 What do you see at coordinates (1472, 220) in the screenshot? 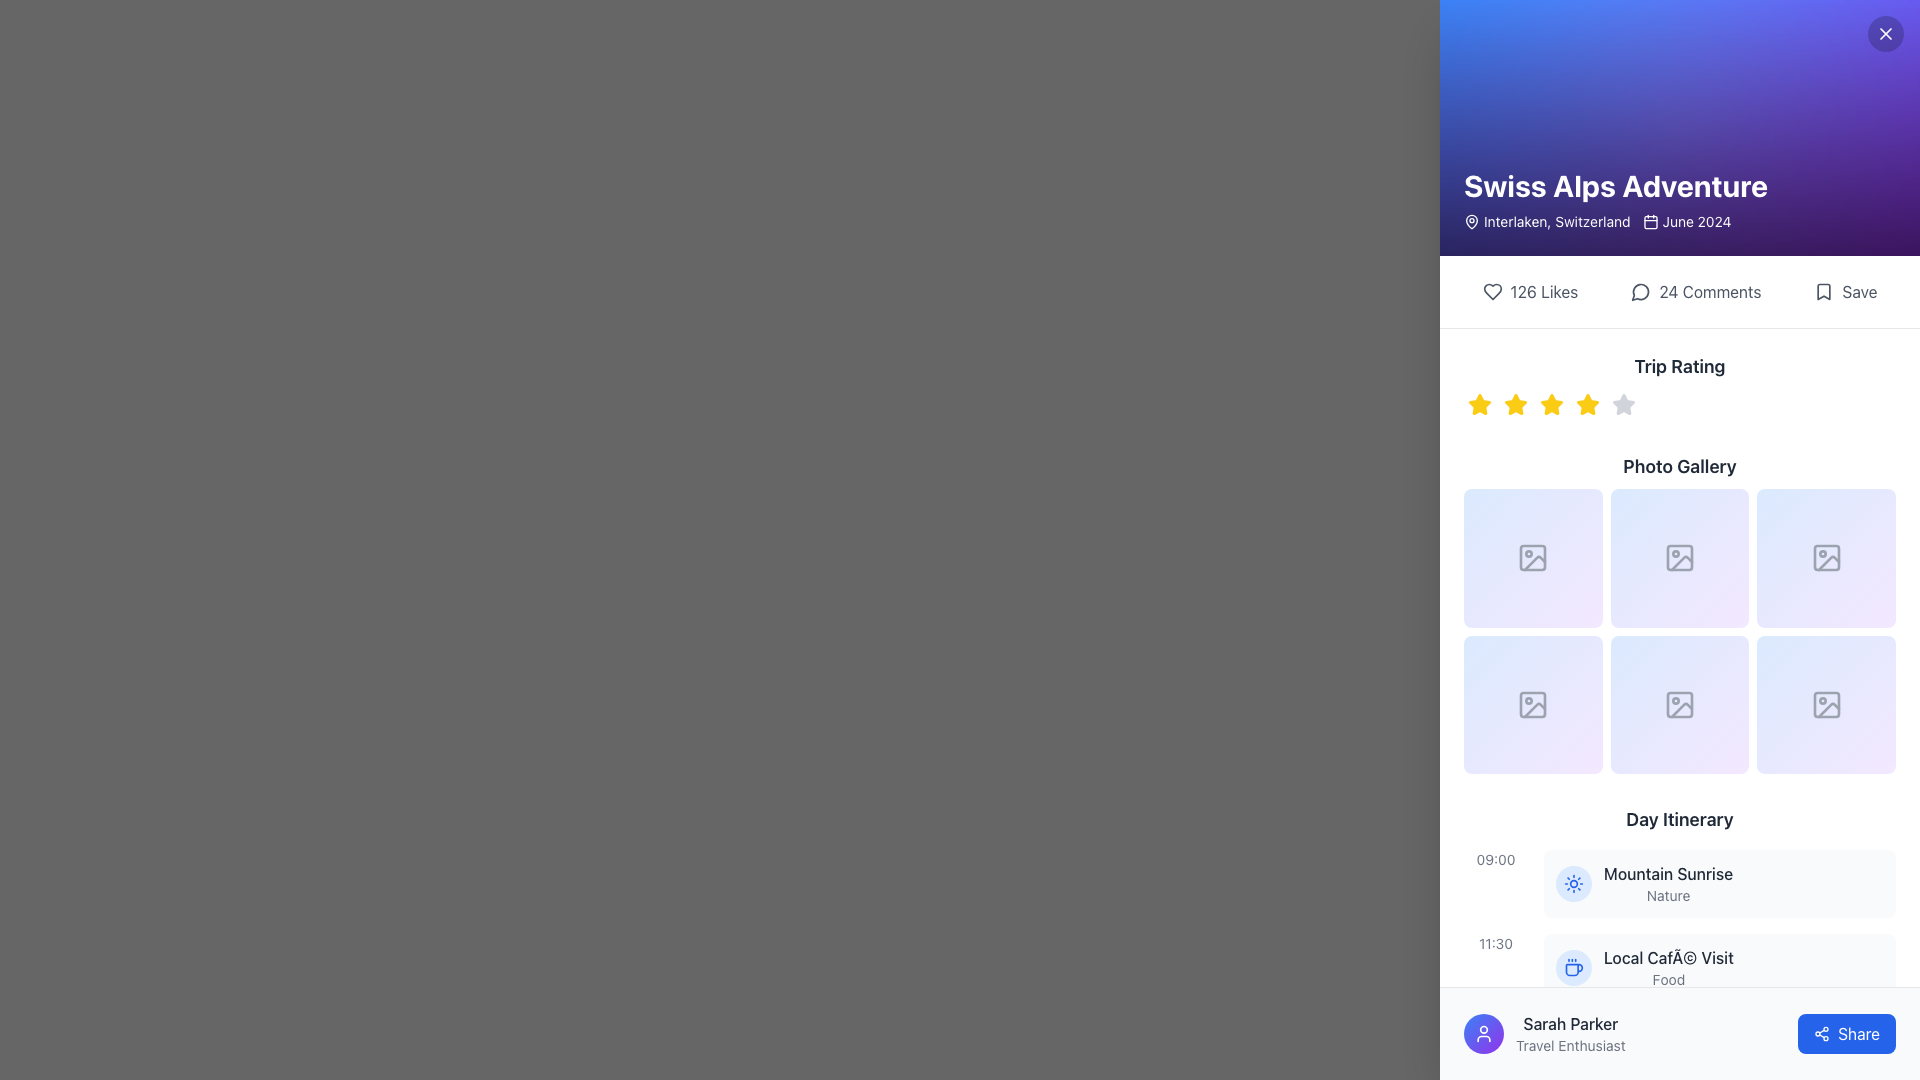
I see `the Map Pin Icon located near the top left corner of the right pane, just to the left of the text 'Interlaken, Switzerland'` at bounding box center [1472, 220].